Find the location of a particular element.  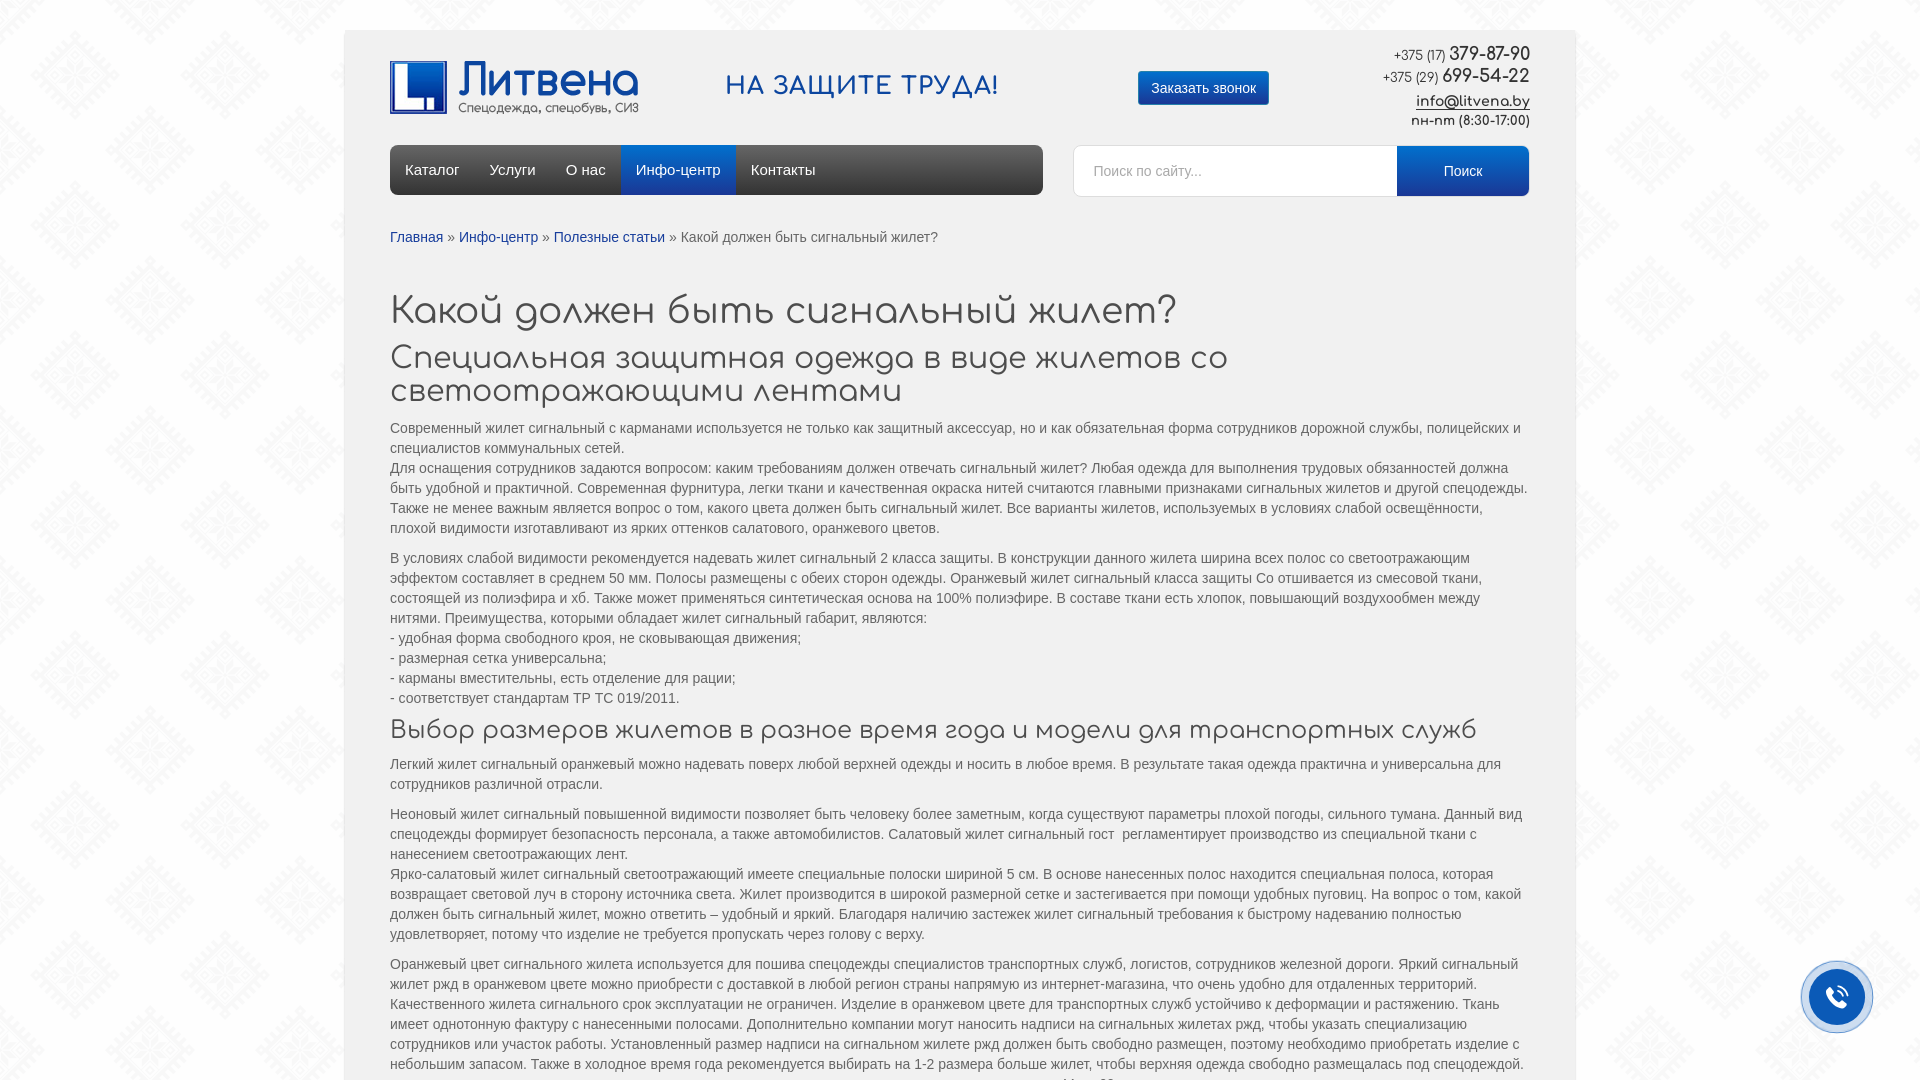

'+375 (17) 379-87-90' is located at coordinates (1447, 53).